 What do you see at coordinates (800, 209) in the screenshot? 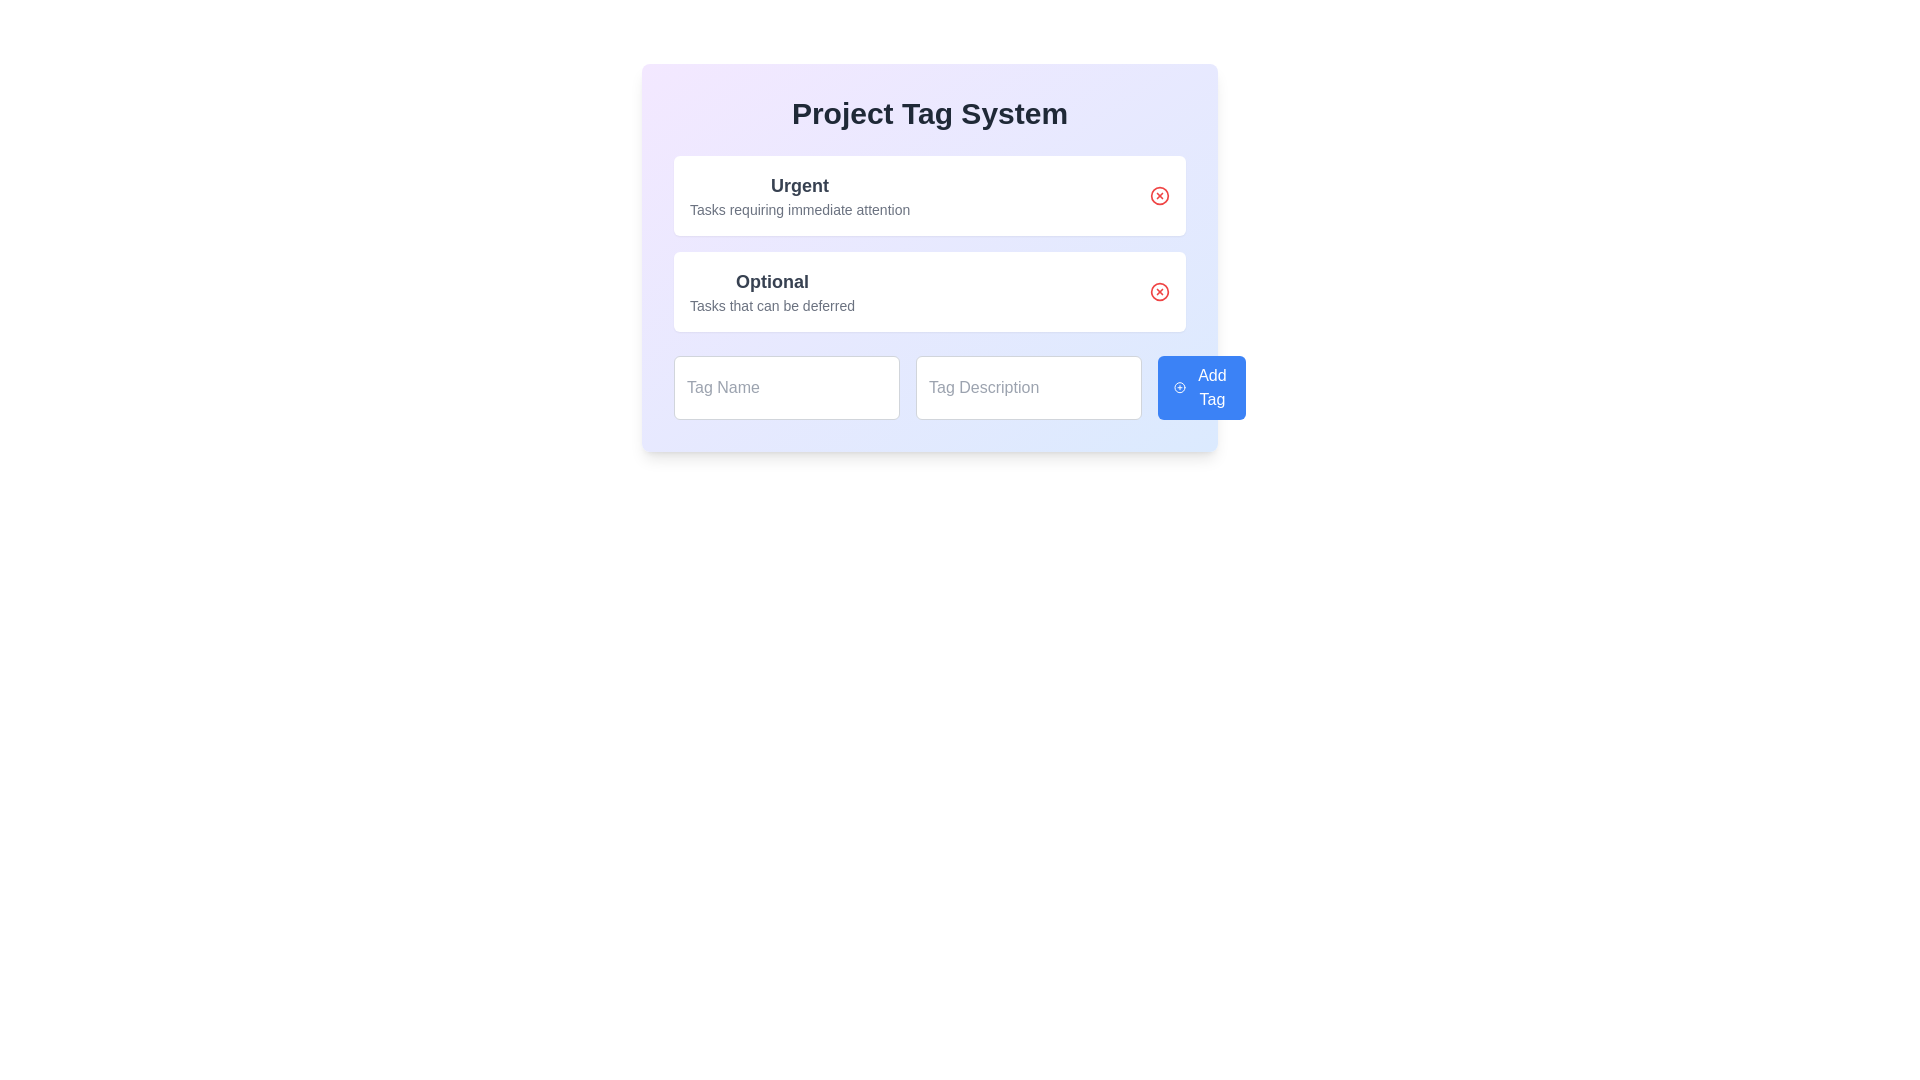
I see `the text element displaying 'Tasks requiring immediate attention', which is styled in small gray font and located below the 'Urgent' header` at bounding box center [800, 209].